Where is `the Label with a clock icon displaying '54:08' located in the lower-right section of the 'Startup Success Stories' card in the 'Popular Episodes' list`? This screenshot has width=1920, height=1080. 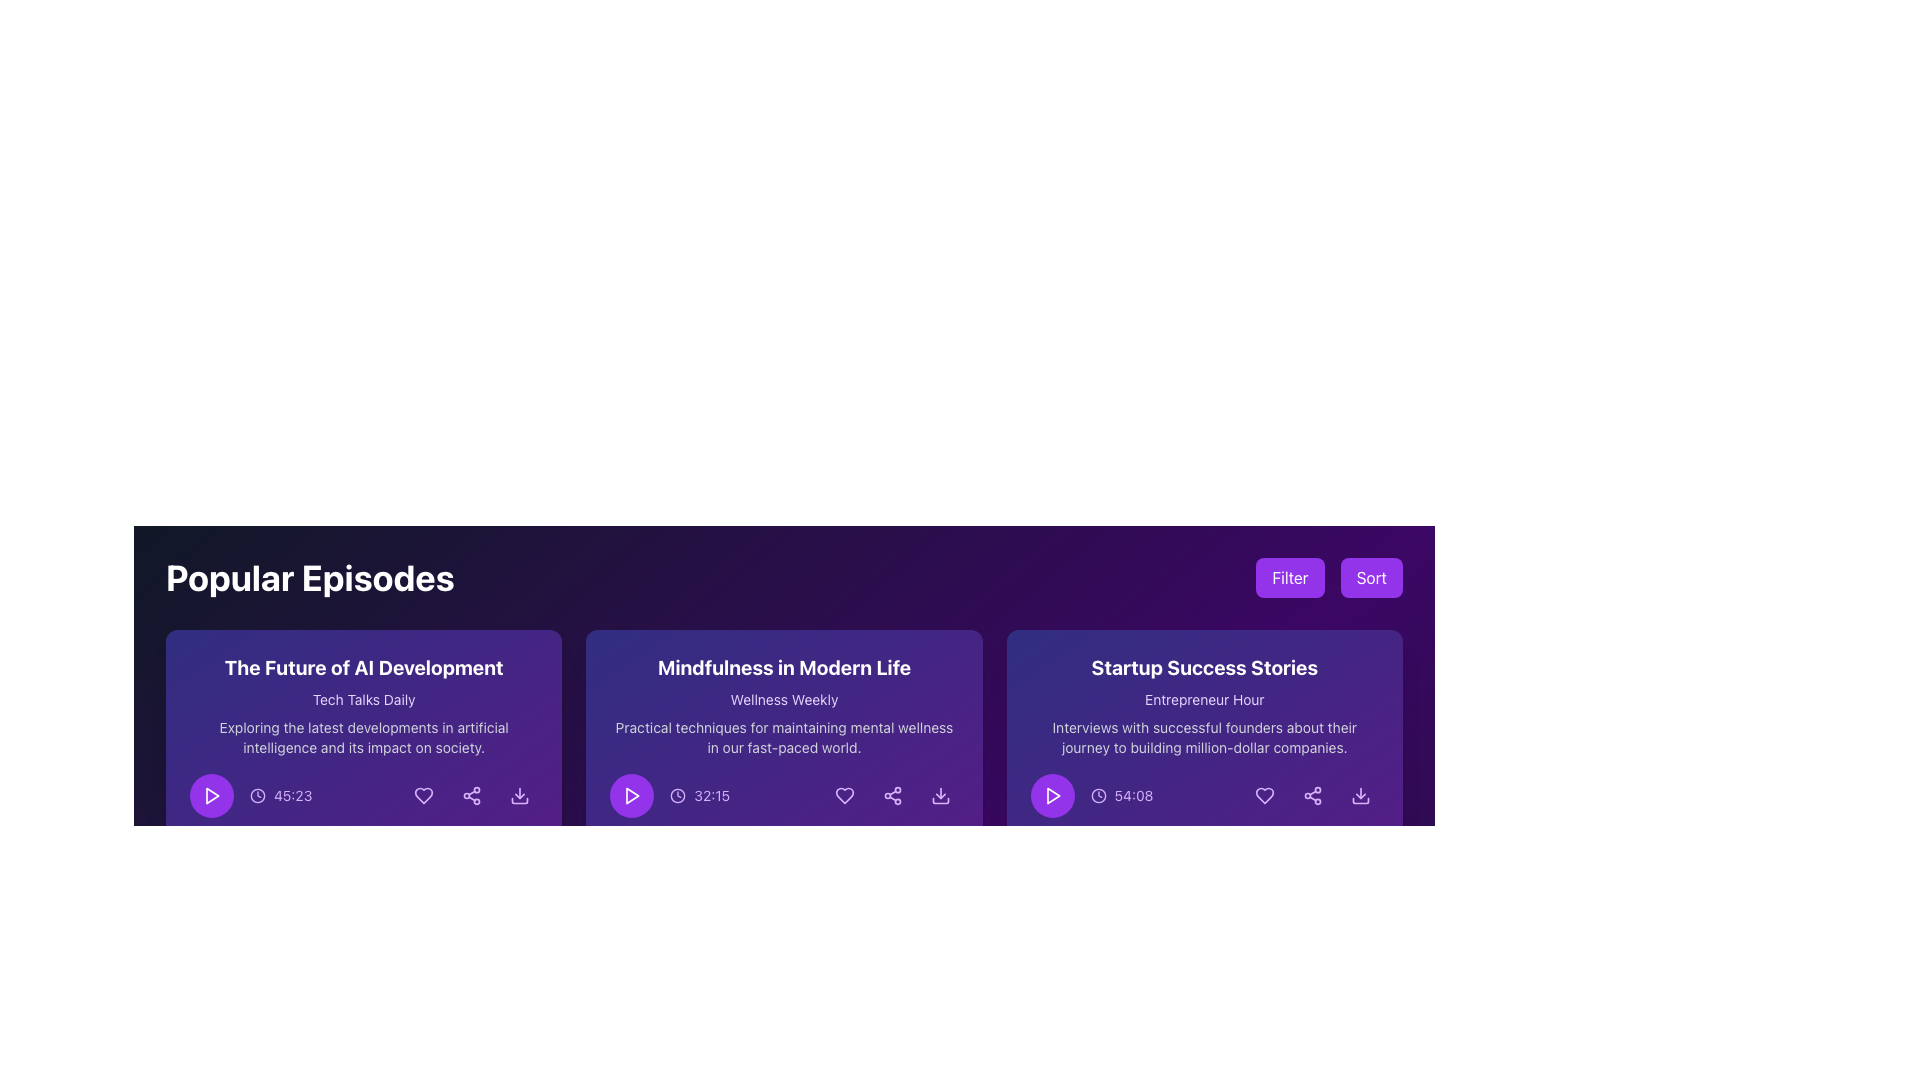
the Label with a clock icon displaying '54:08' located in the lower-right section of the 'Startup Success Stories' card in the 'Popular Episodes' list is located at coordinates (1122, 794).